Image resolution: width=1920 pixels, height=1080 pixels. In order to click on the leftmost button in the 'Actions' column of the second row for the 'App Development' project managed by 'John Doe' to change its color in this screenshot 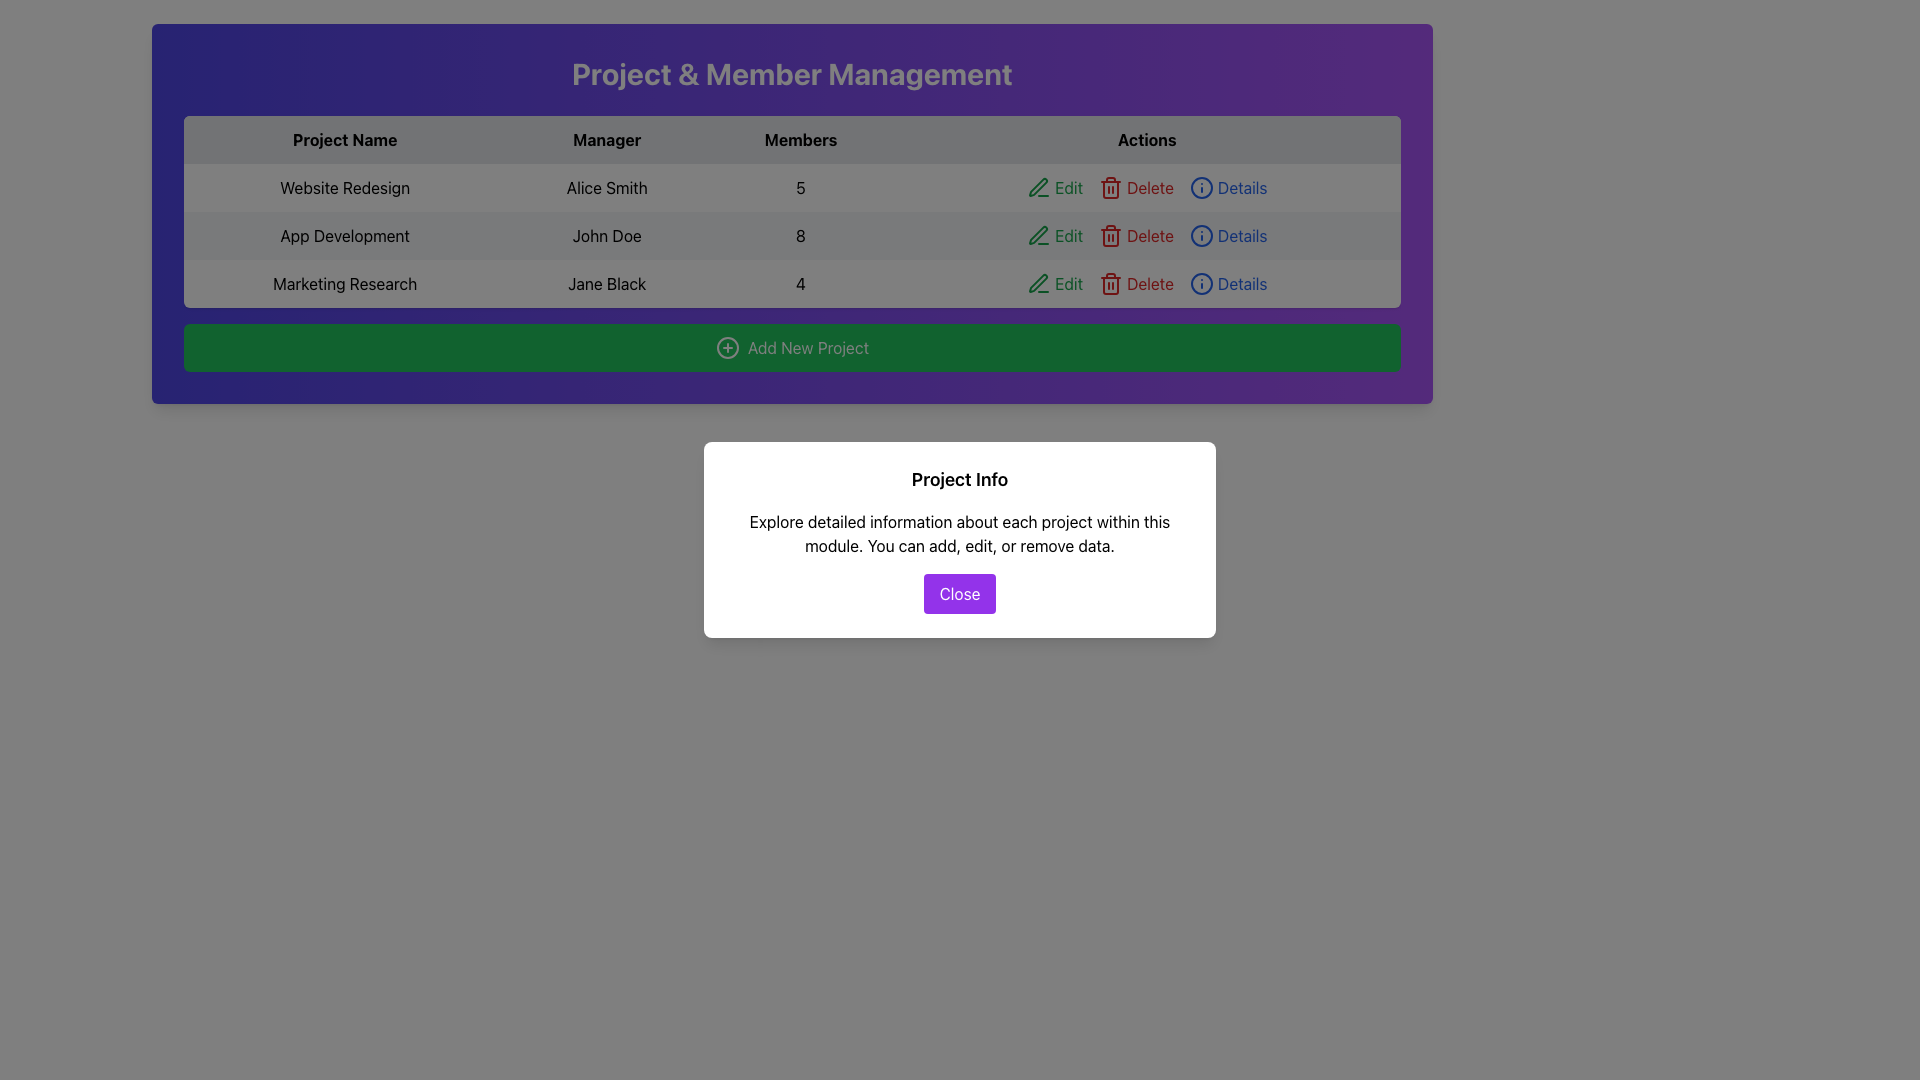, I will do `click(1054, 234)`.